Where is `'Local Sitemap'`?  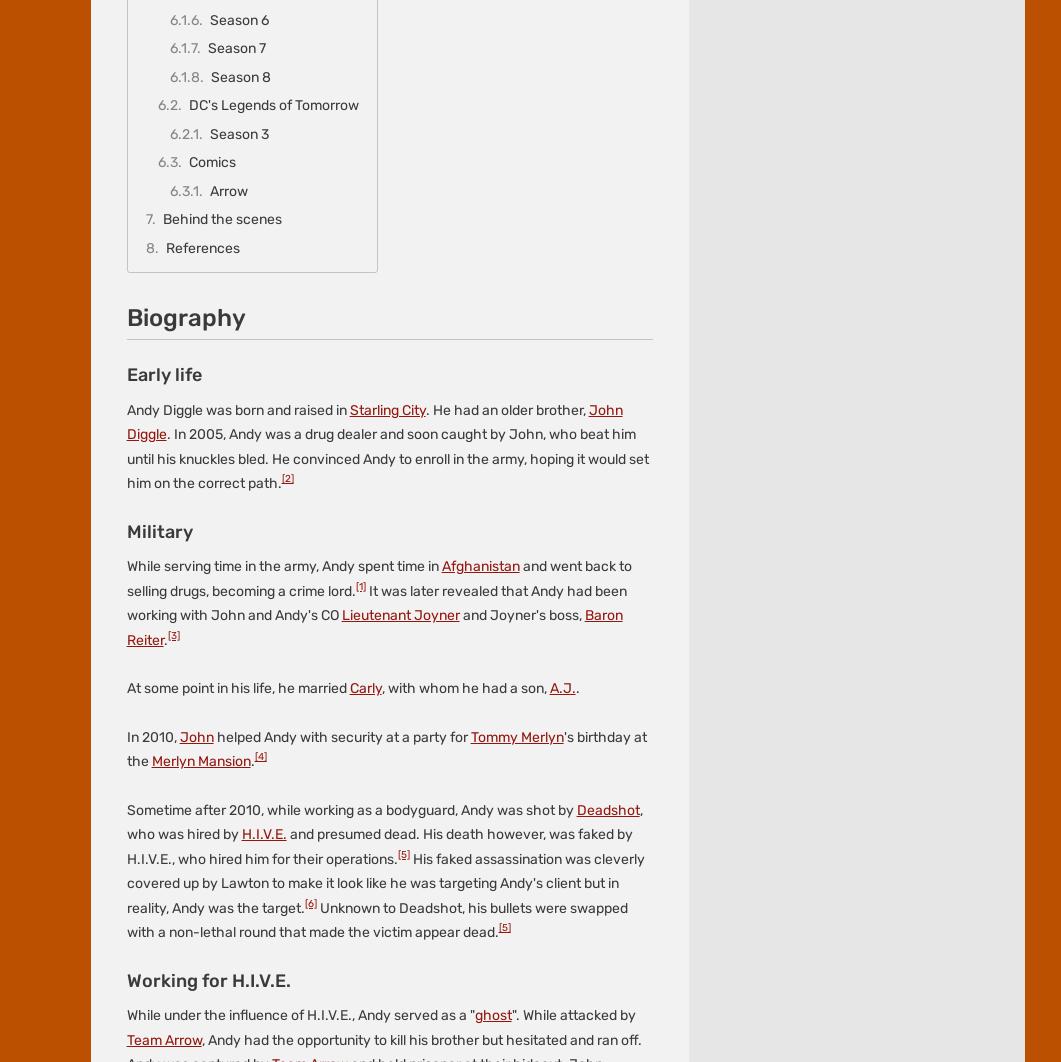
'Local Sitemap' is located at coordinates (326, 194).